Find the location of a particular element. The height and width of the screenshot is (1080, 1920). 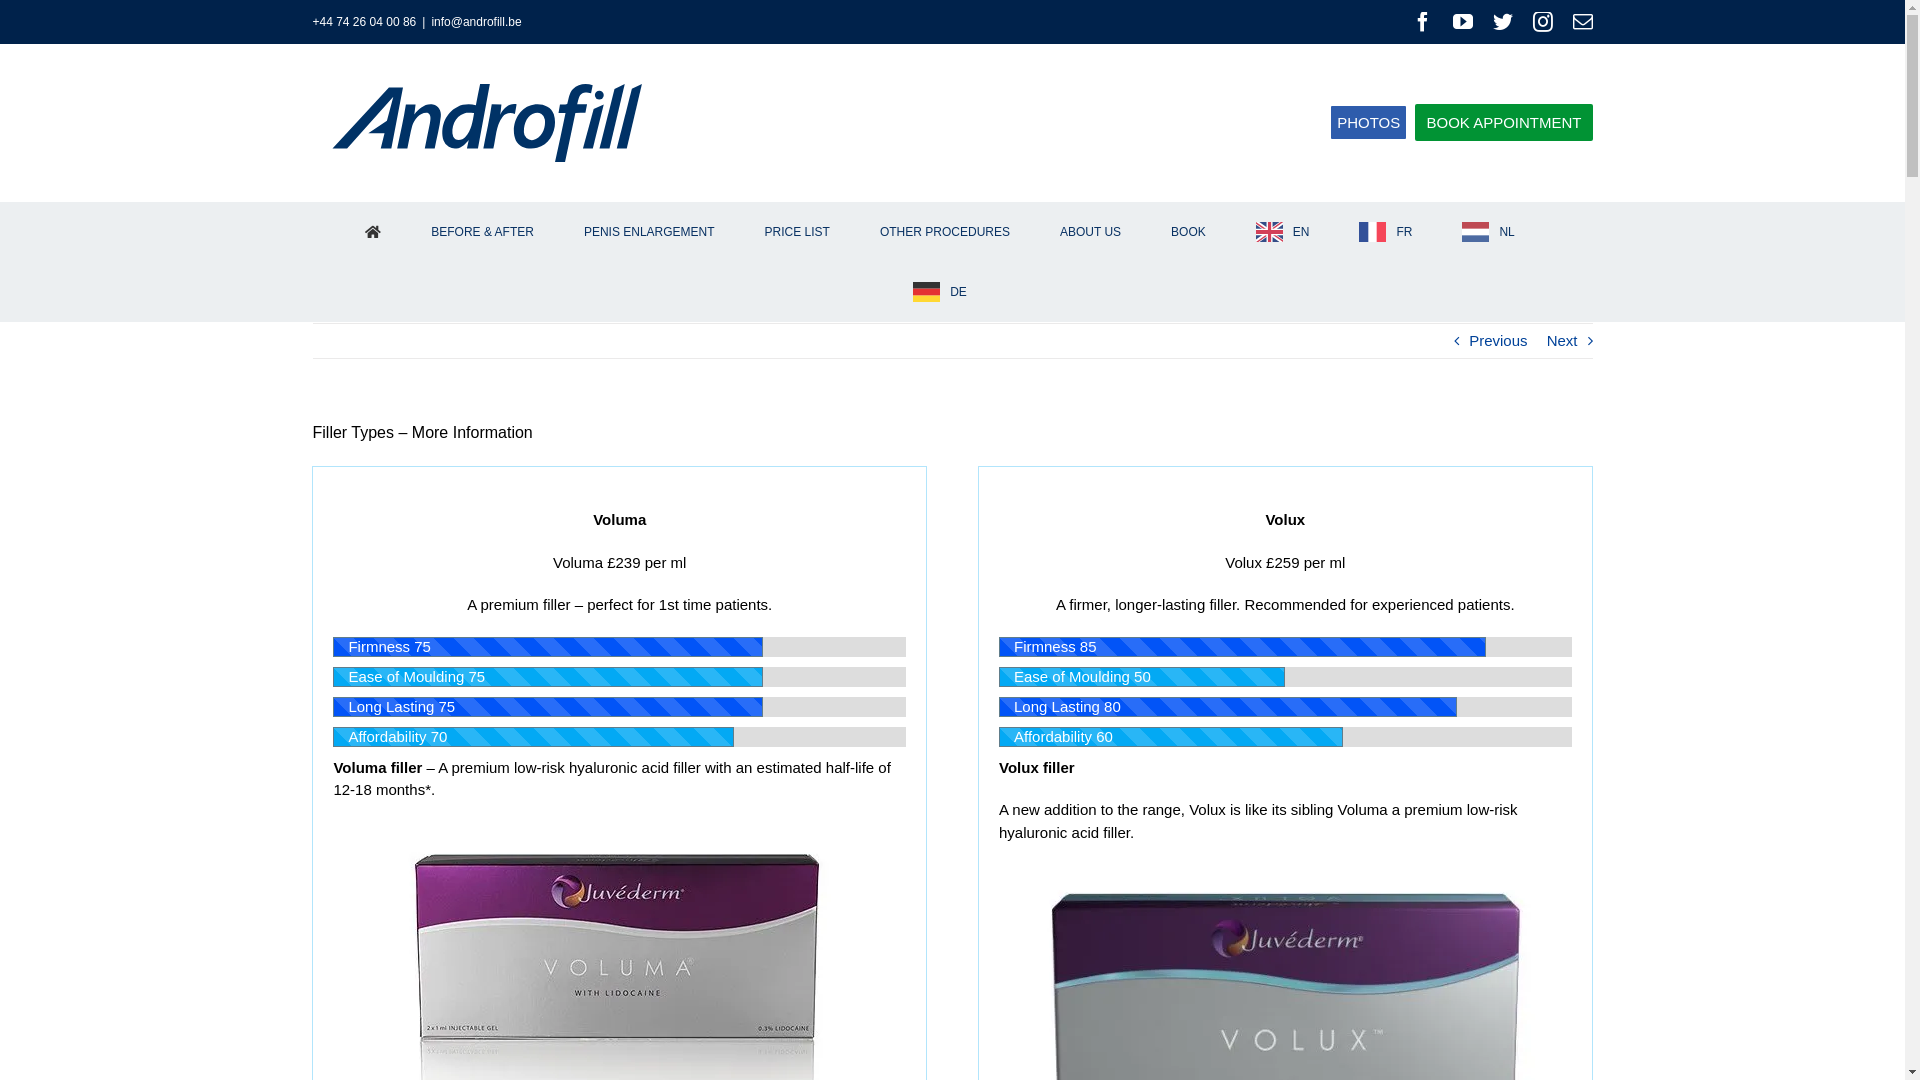

'Previous' is located at coordinates (1497, 339).